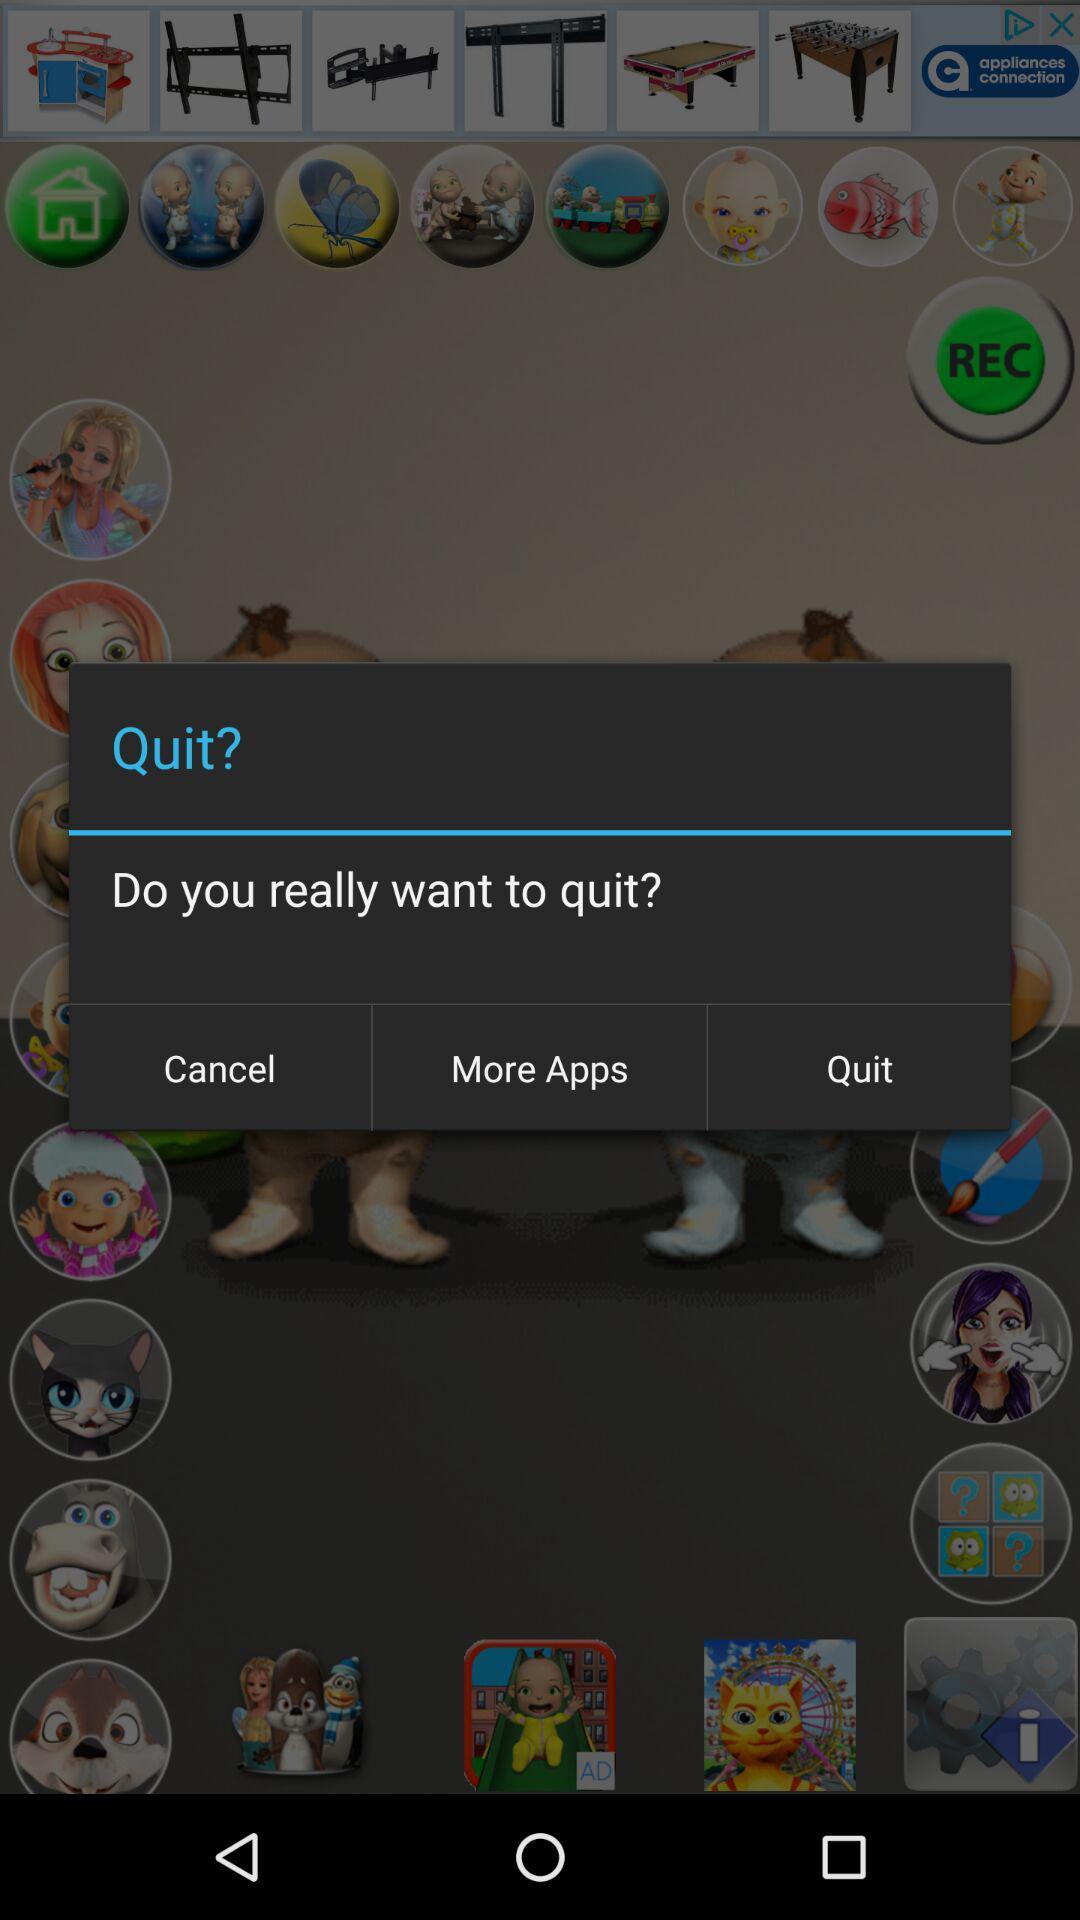  I want to click on face, so click(88, 1721).